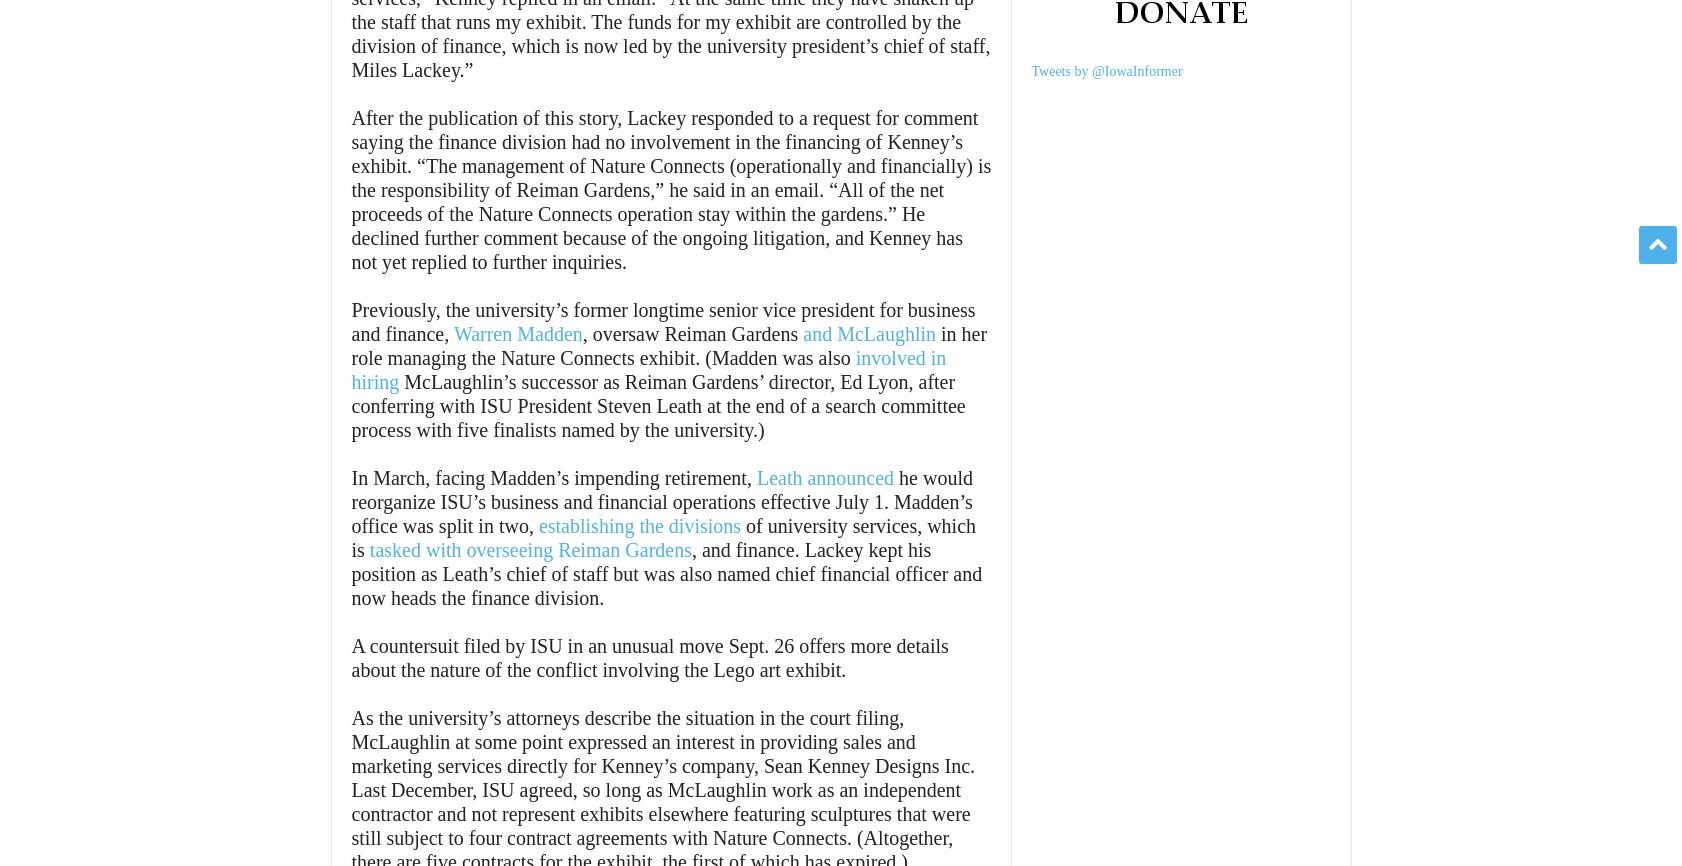 This screenshot has width=1682, height=866. What do you see at coordinates (825, 478) in the screenshot?
I see `'Leath announced'` at bounding box center [825, 478].